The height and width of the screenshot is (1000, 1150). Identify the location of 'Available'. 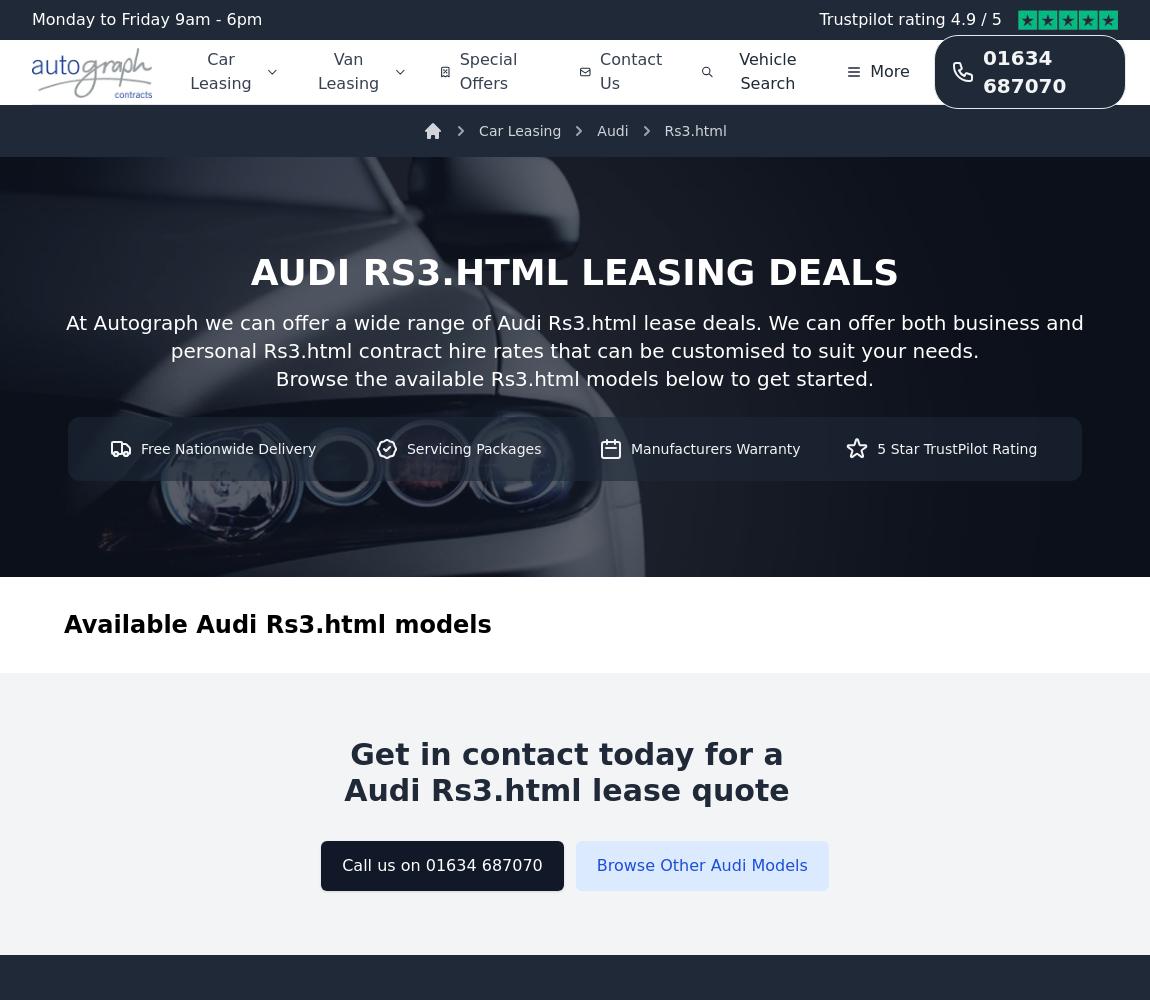
(128, 625).